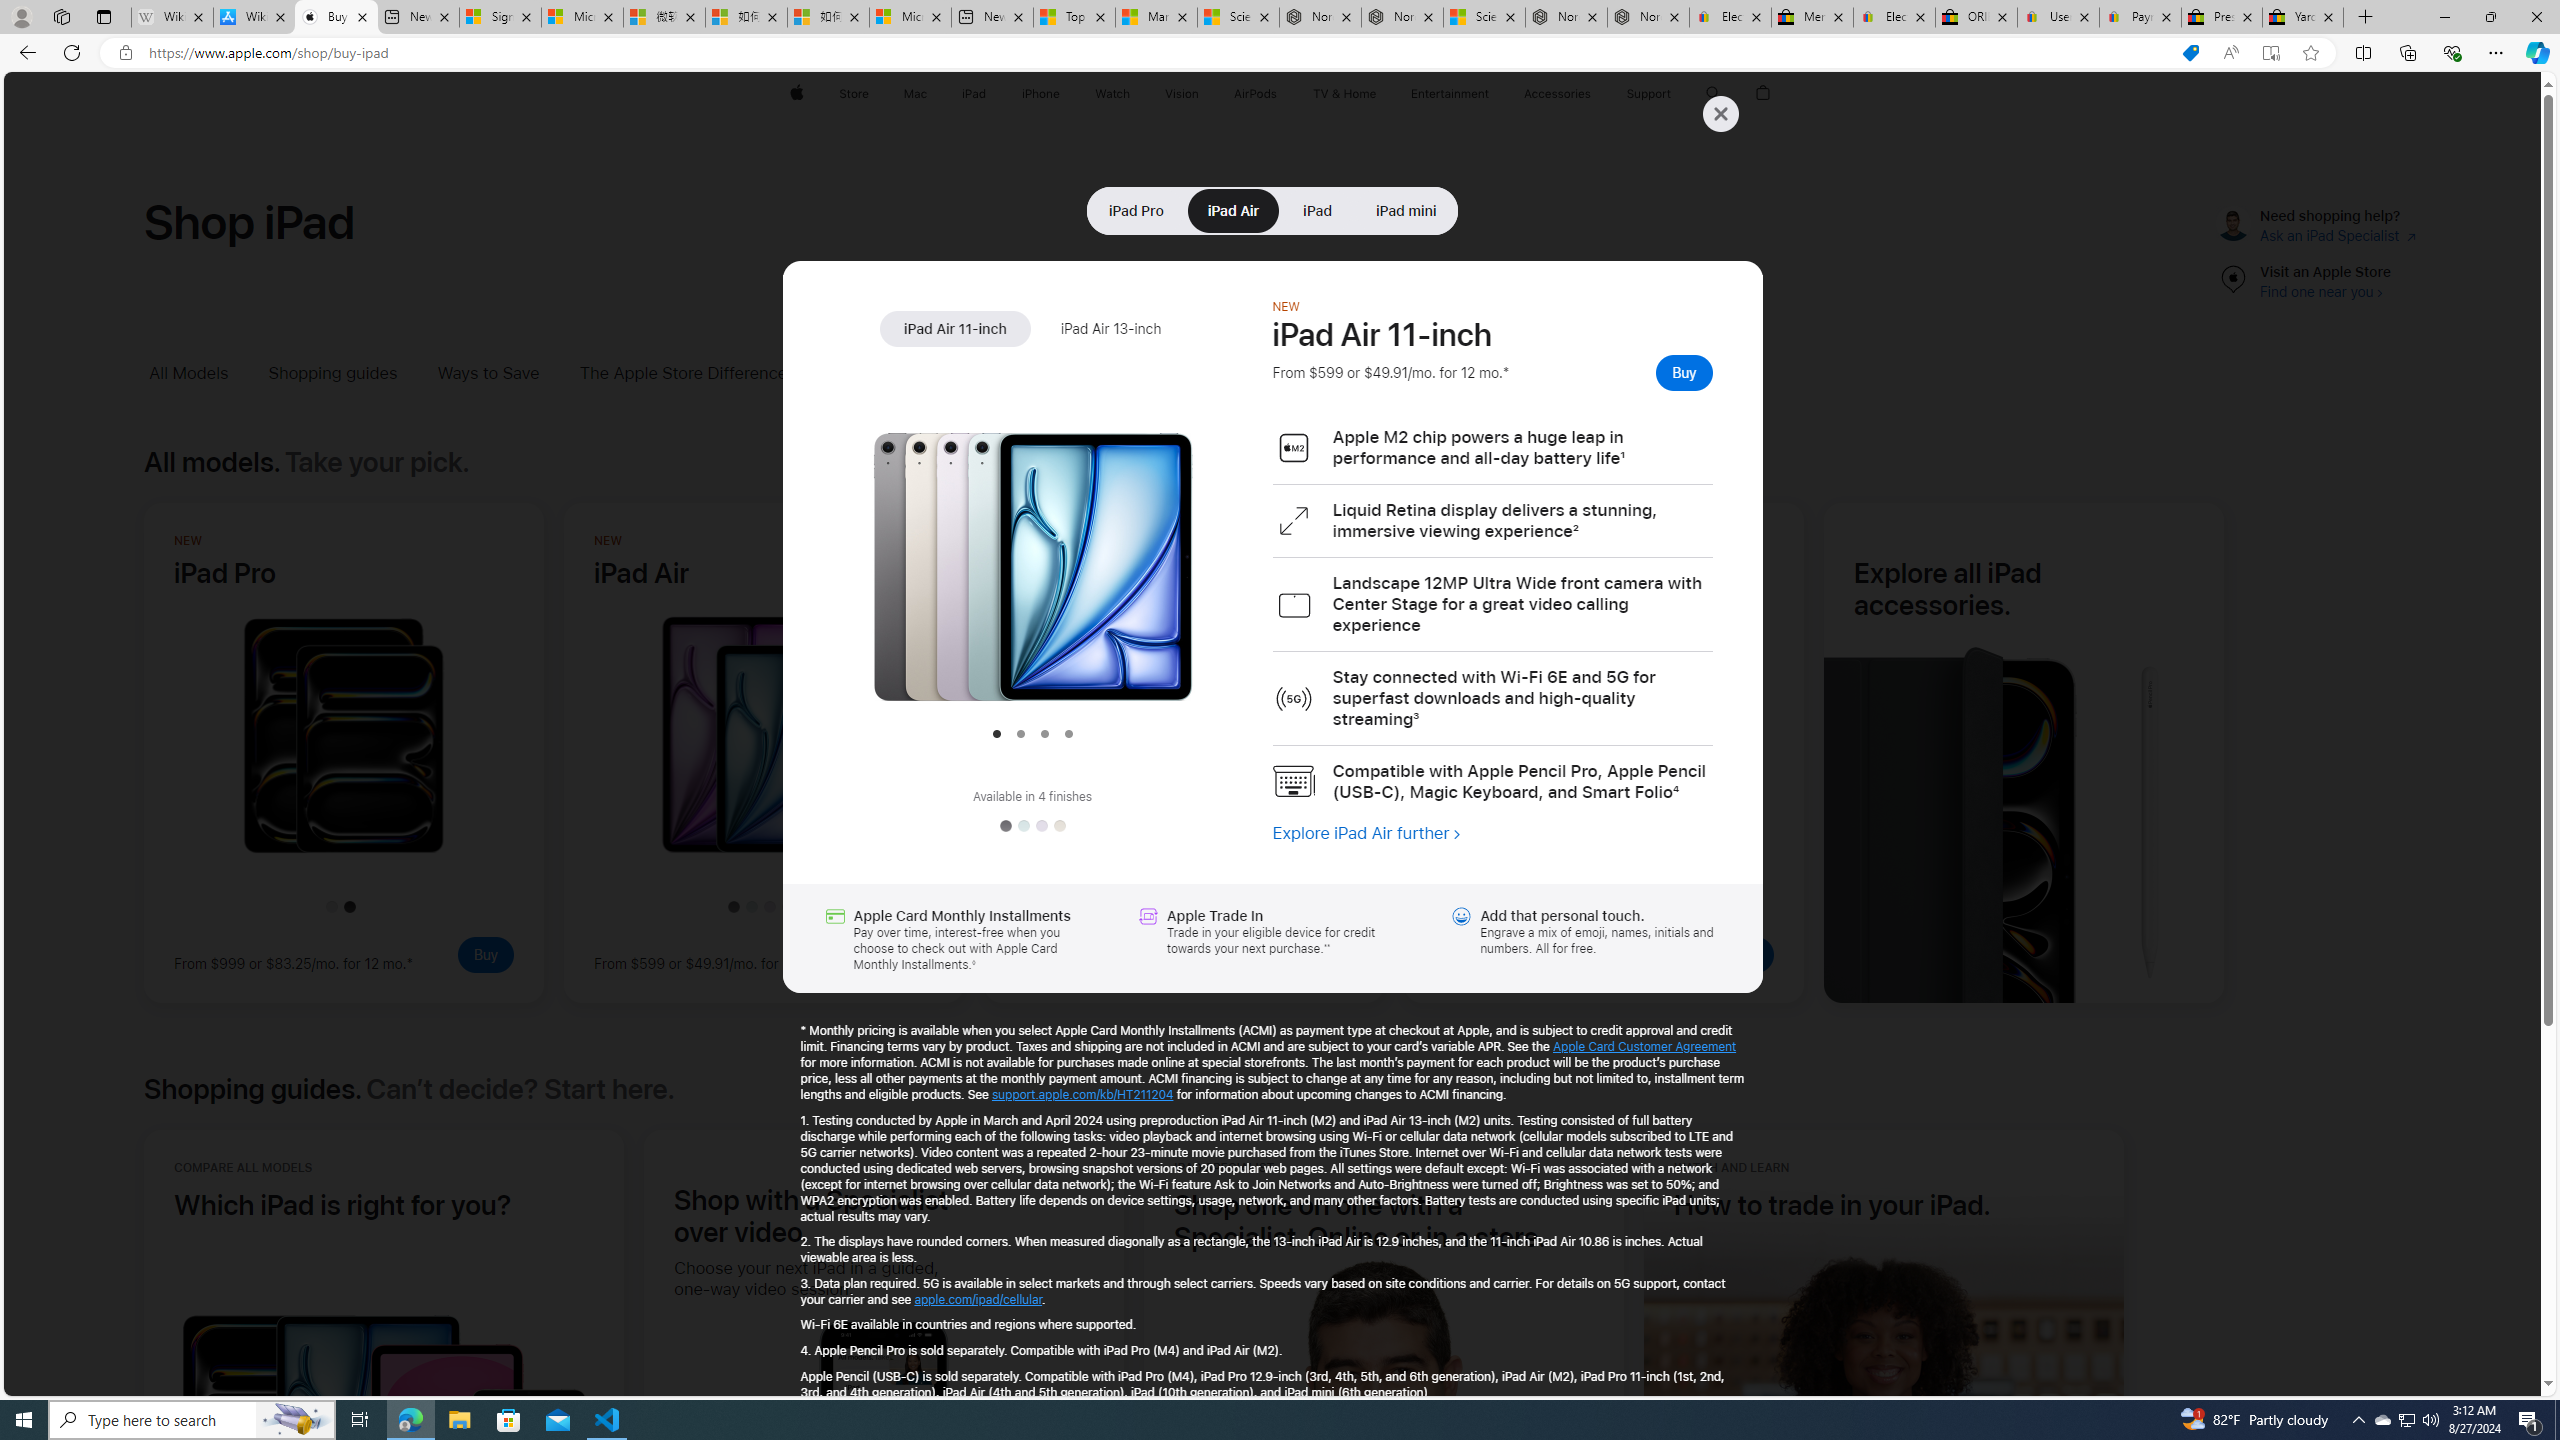 This screenshot has width=2560, height=1440. What do you see at coordinates (1154, 16) in the screenshot?
I see `'Marine life - MSN'` at bounding box center [1154, 16].